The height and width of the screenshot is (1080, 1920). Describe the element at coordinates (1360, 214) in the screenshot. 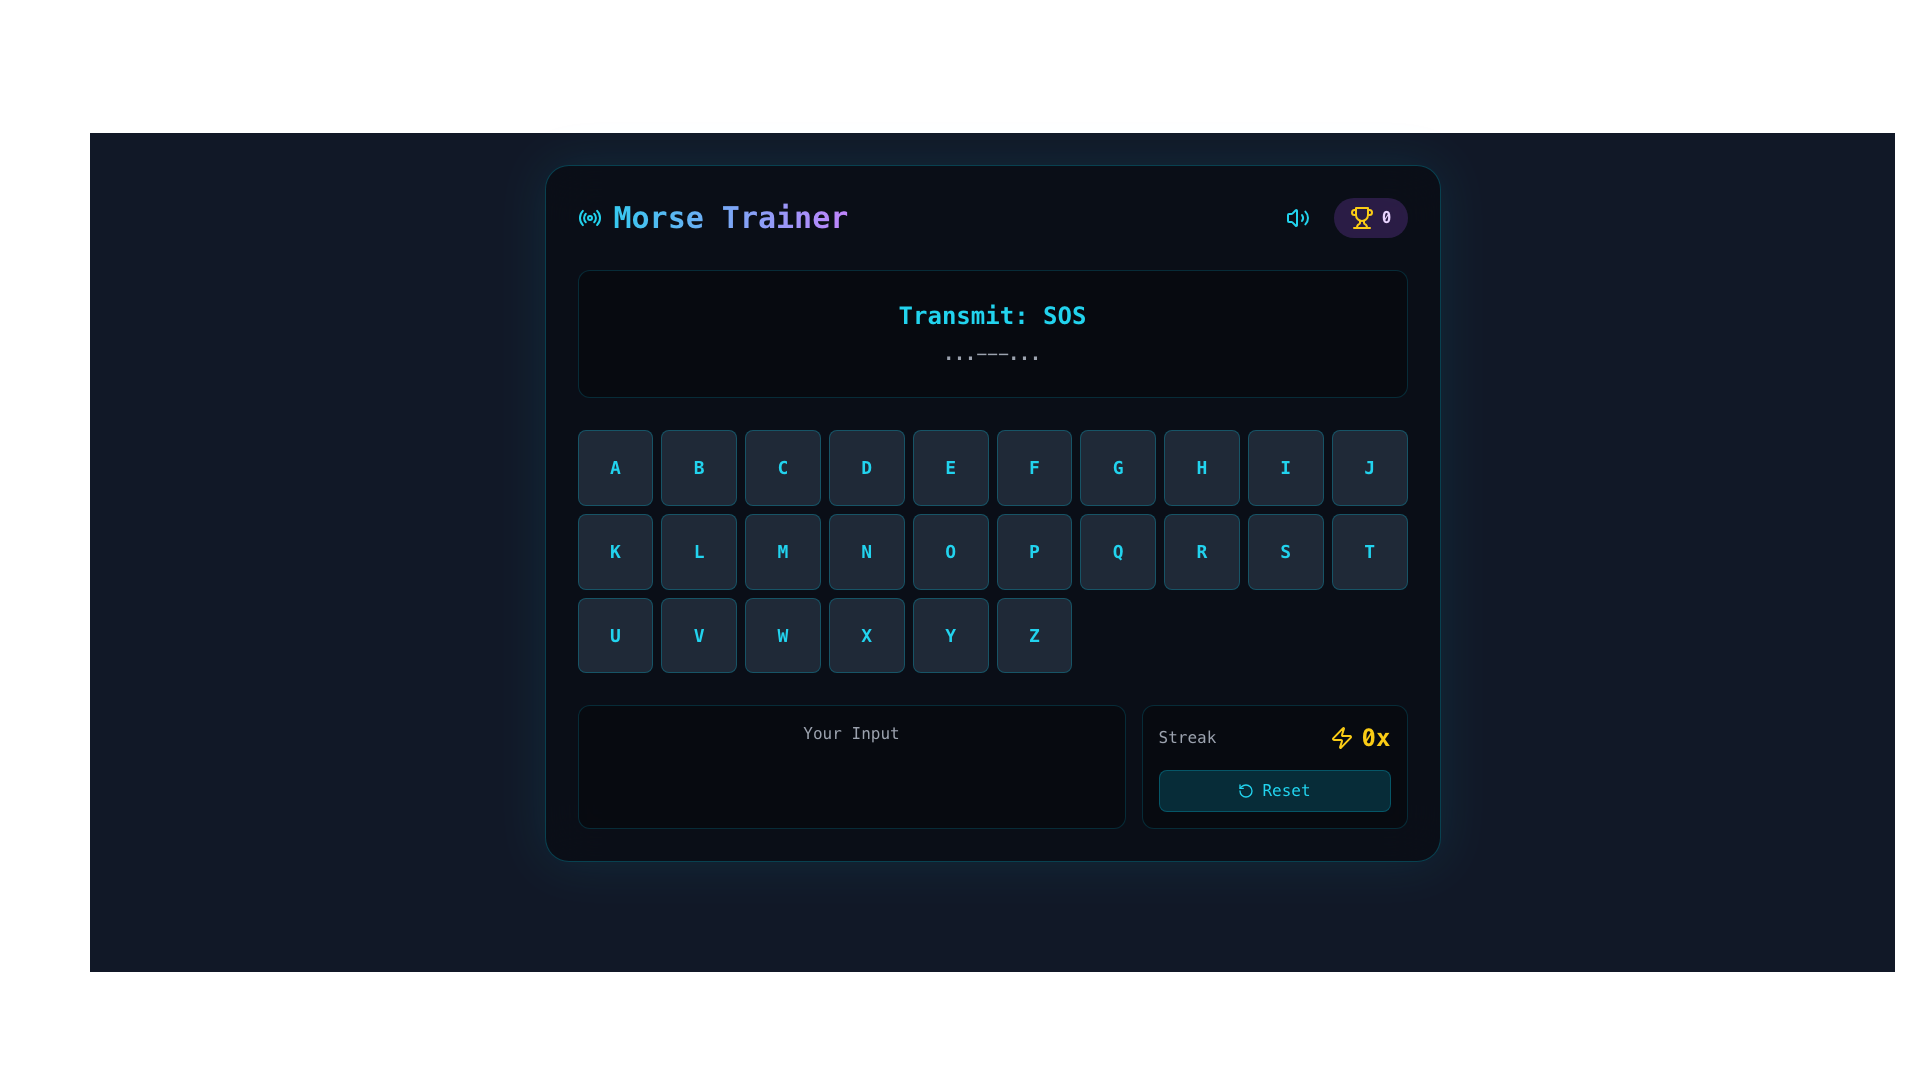

I see `the trophy icon located in the top right area of the interface, which features a traditional trophy shape with a yellowish hue` at that location.